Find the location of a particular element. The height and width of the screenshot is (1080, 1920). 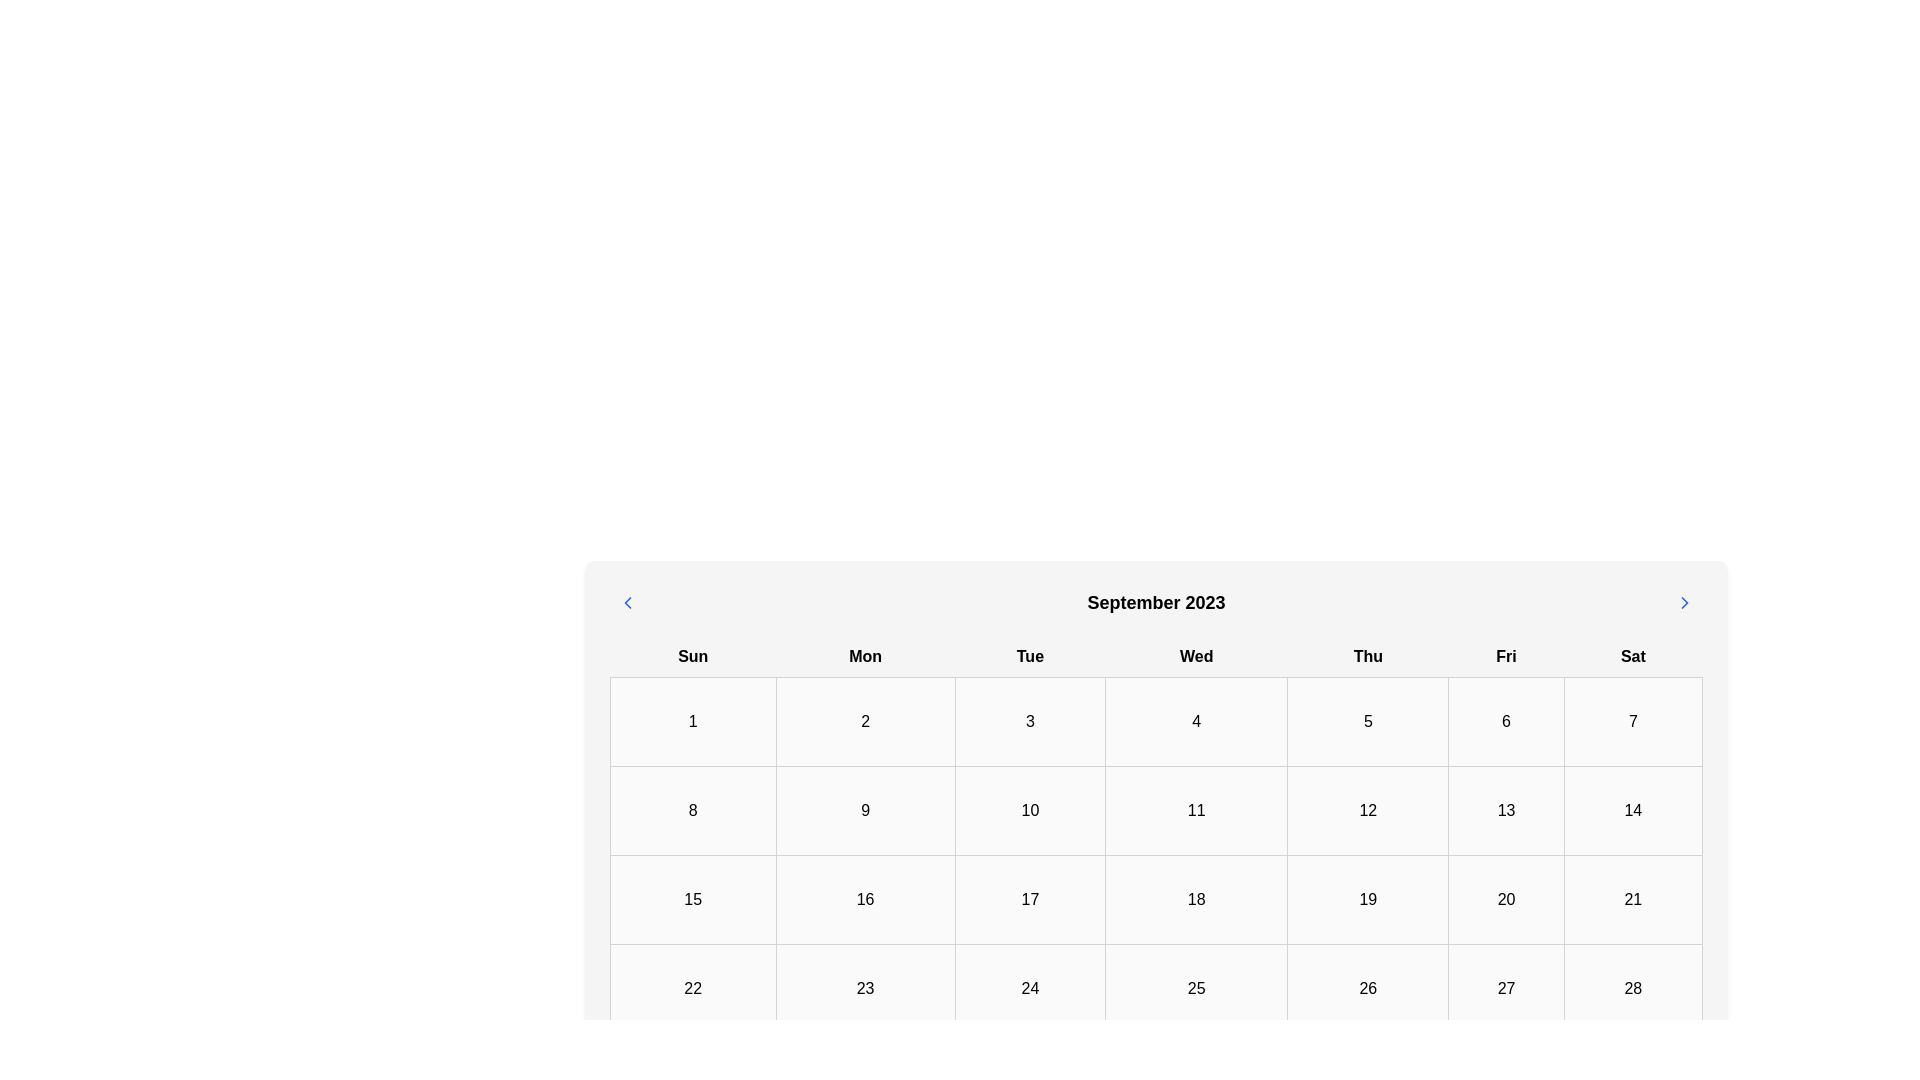

on the clickable cell displaying the number '15' in the calendar grid, located under the 'Sun' column is located at coordinates (692, 898).